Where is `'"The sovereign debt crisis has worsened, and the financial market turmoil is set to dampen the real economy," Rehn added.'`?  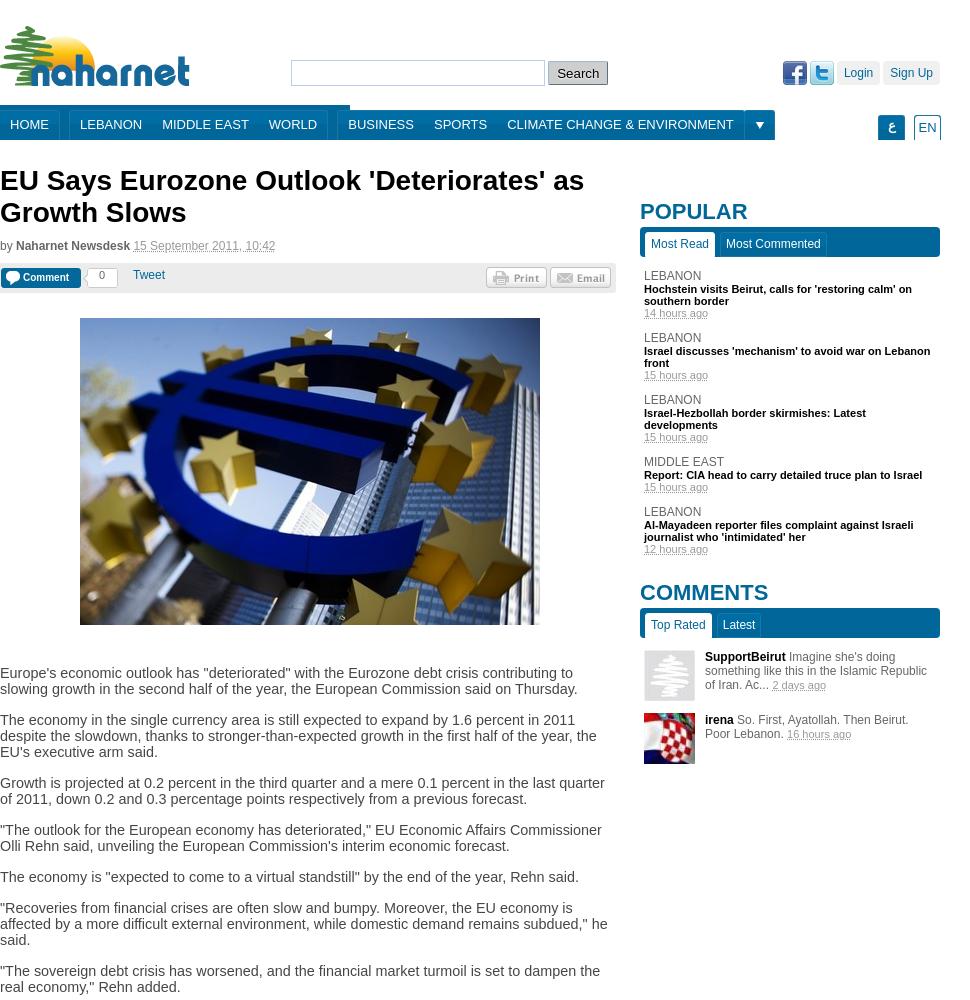
'"The sovereign debt crisis has worsened, and the financial market turmoil is set to dampen the real economy," Rehn added.' is located at coordinates (300, 978).